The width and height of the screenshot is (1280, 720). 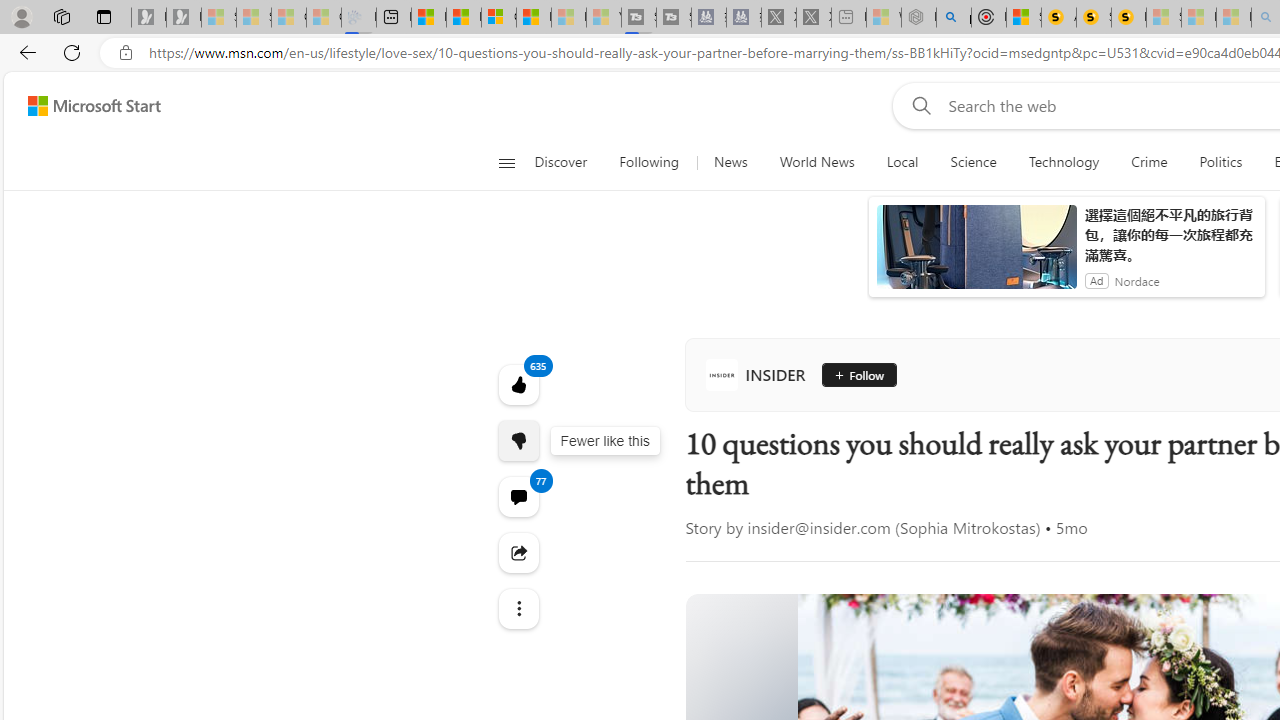 I want to click on 'Back', so click(x=24, y=51).